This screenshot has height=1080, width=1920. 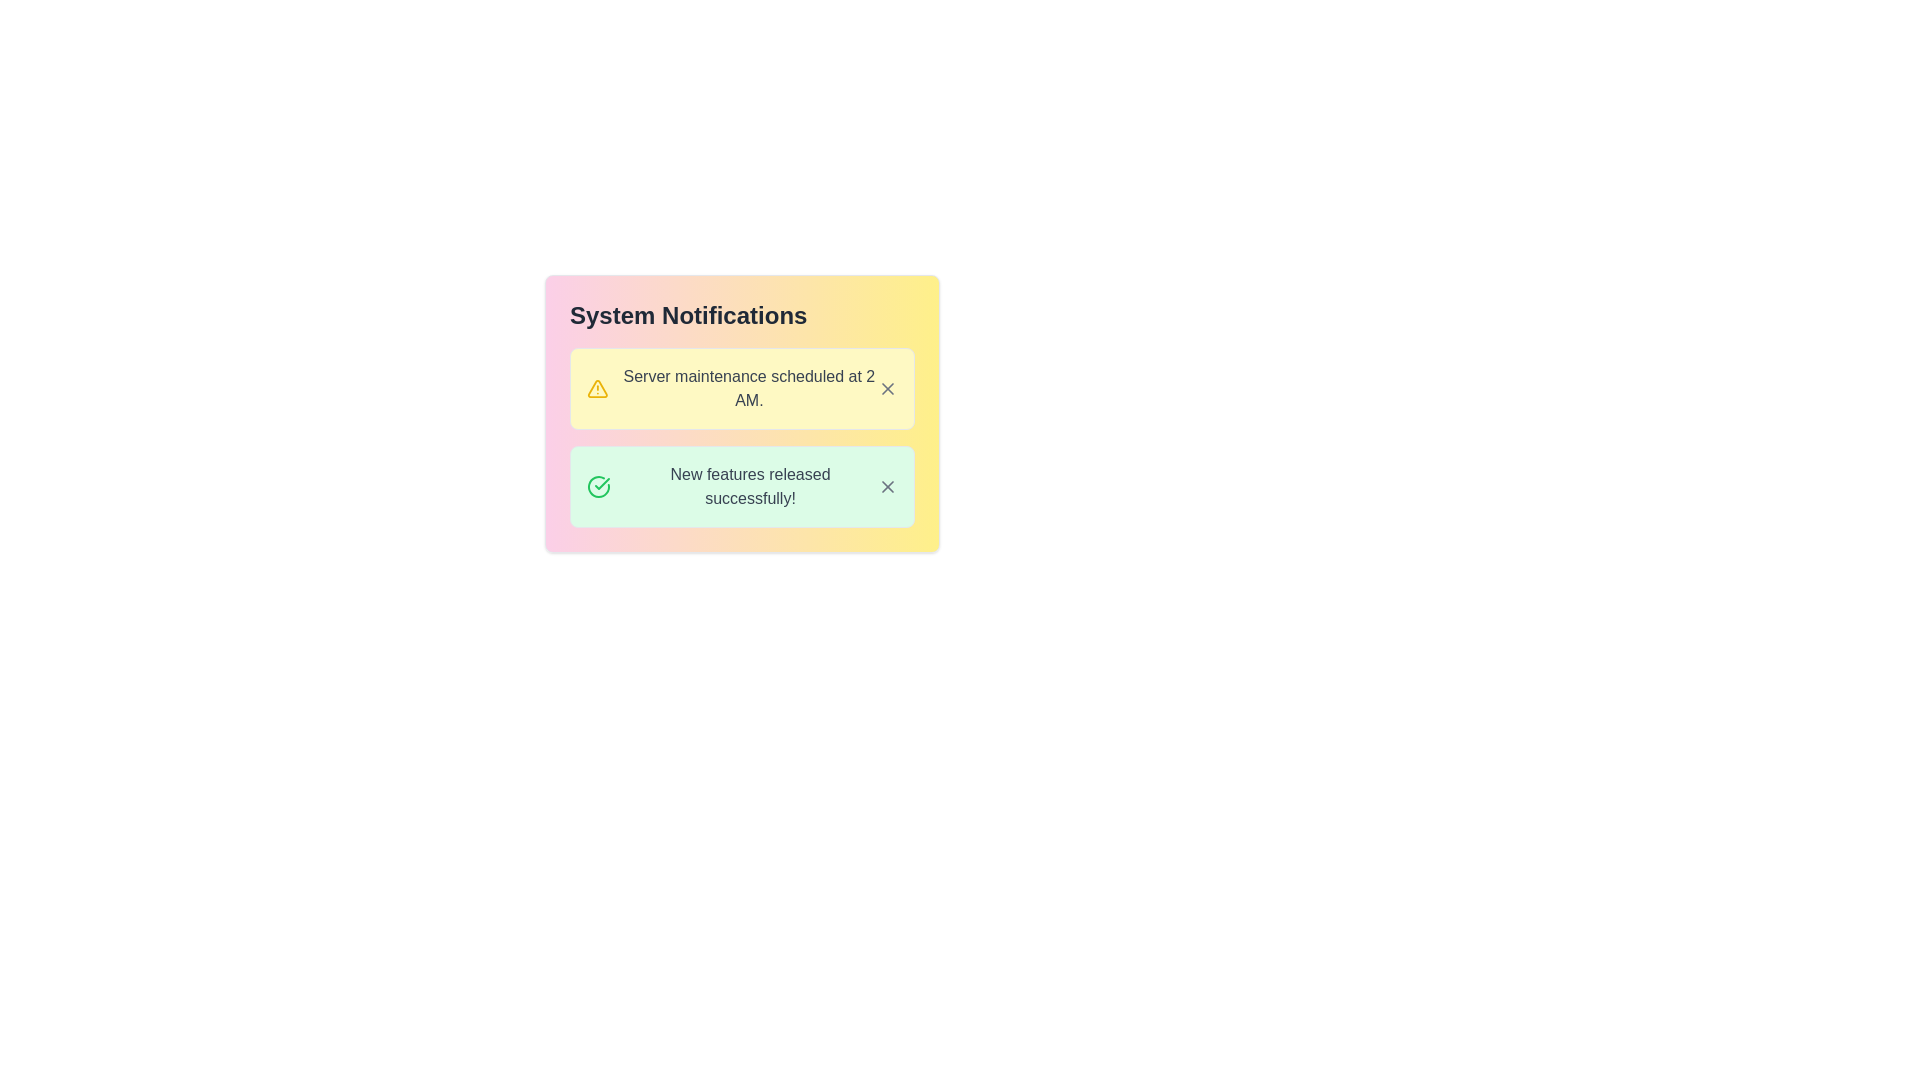 I want to click on the 'X' close icon in the top right corner of the notification labeled 'New features released successfully!', so click(x=887, y=486).